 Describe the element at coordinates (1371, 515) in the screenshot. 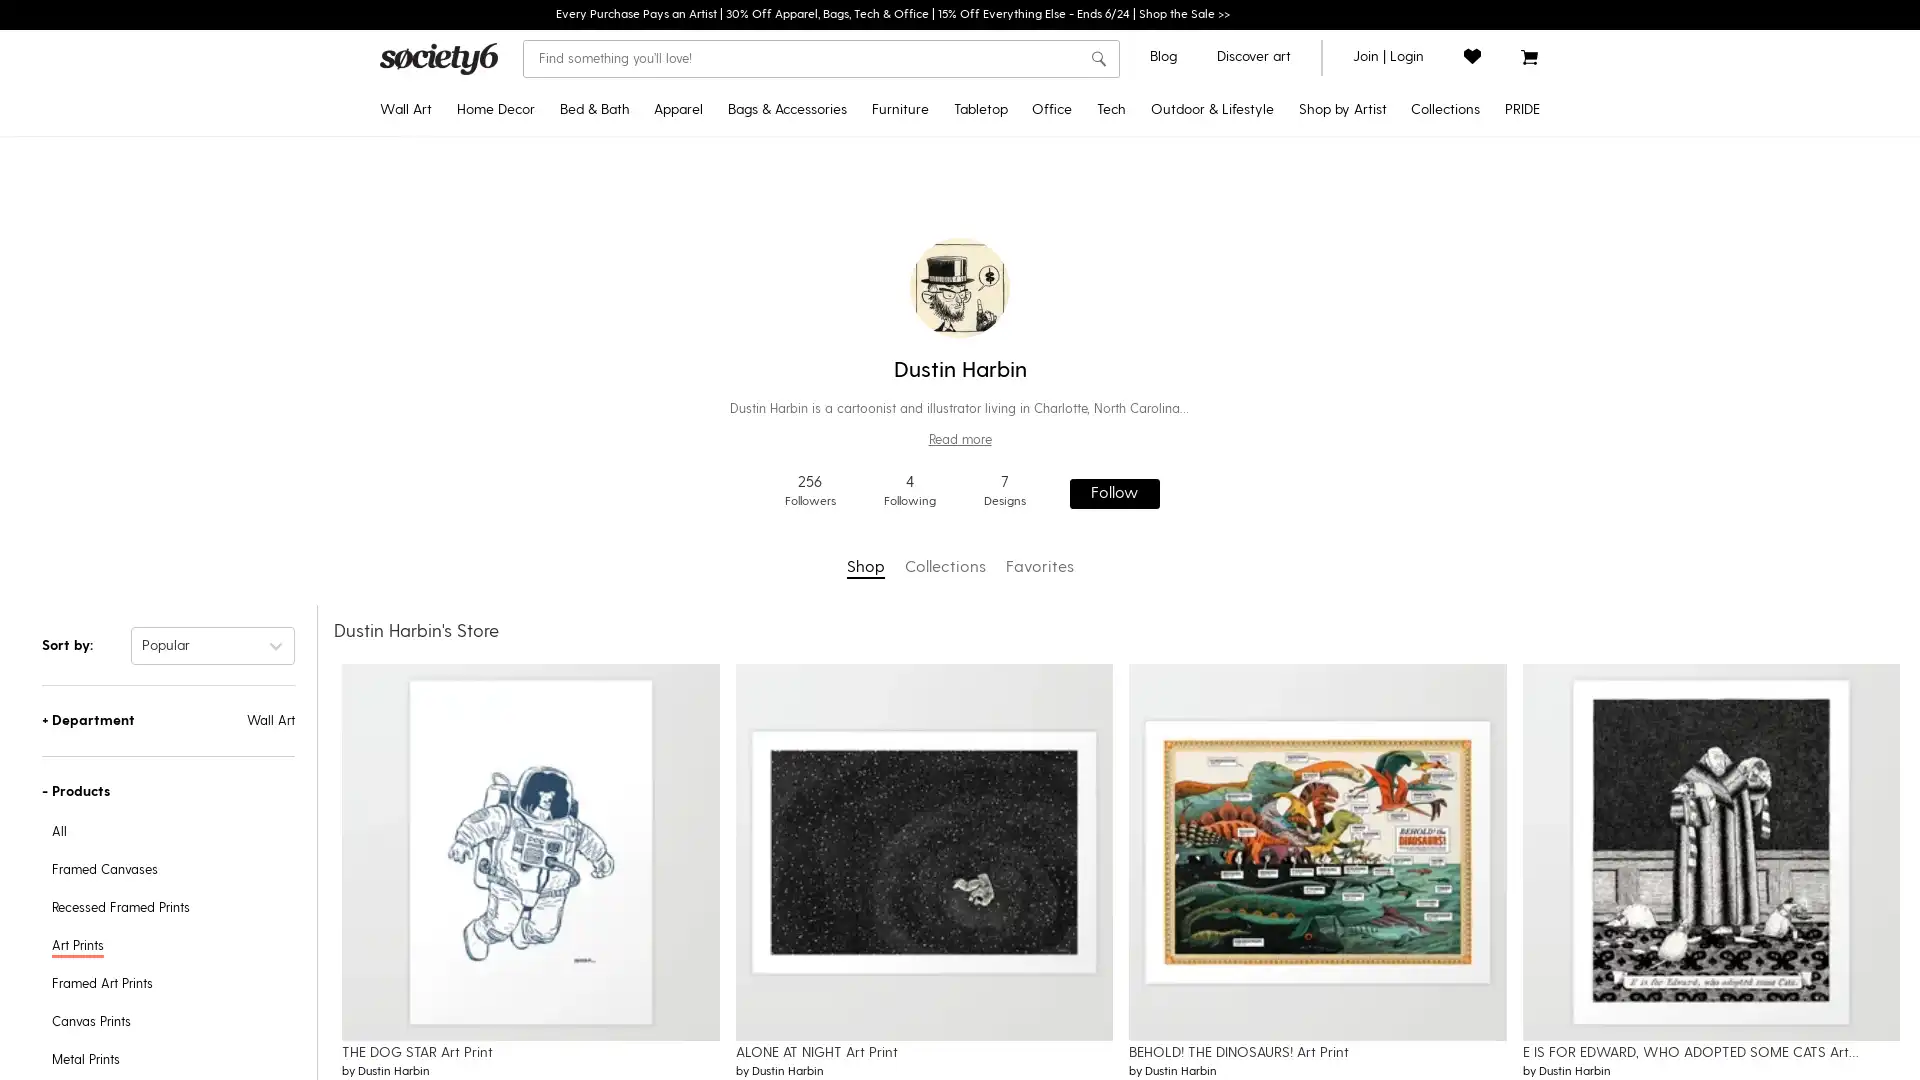

I see `Discover Cotton Bedding` at that location.